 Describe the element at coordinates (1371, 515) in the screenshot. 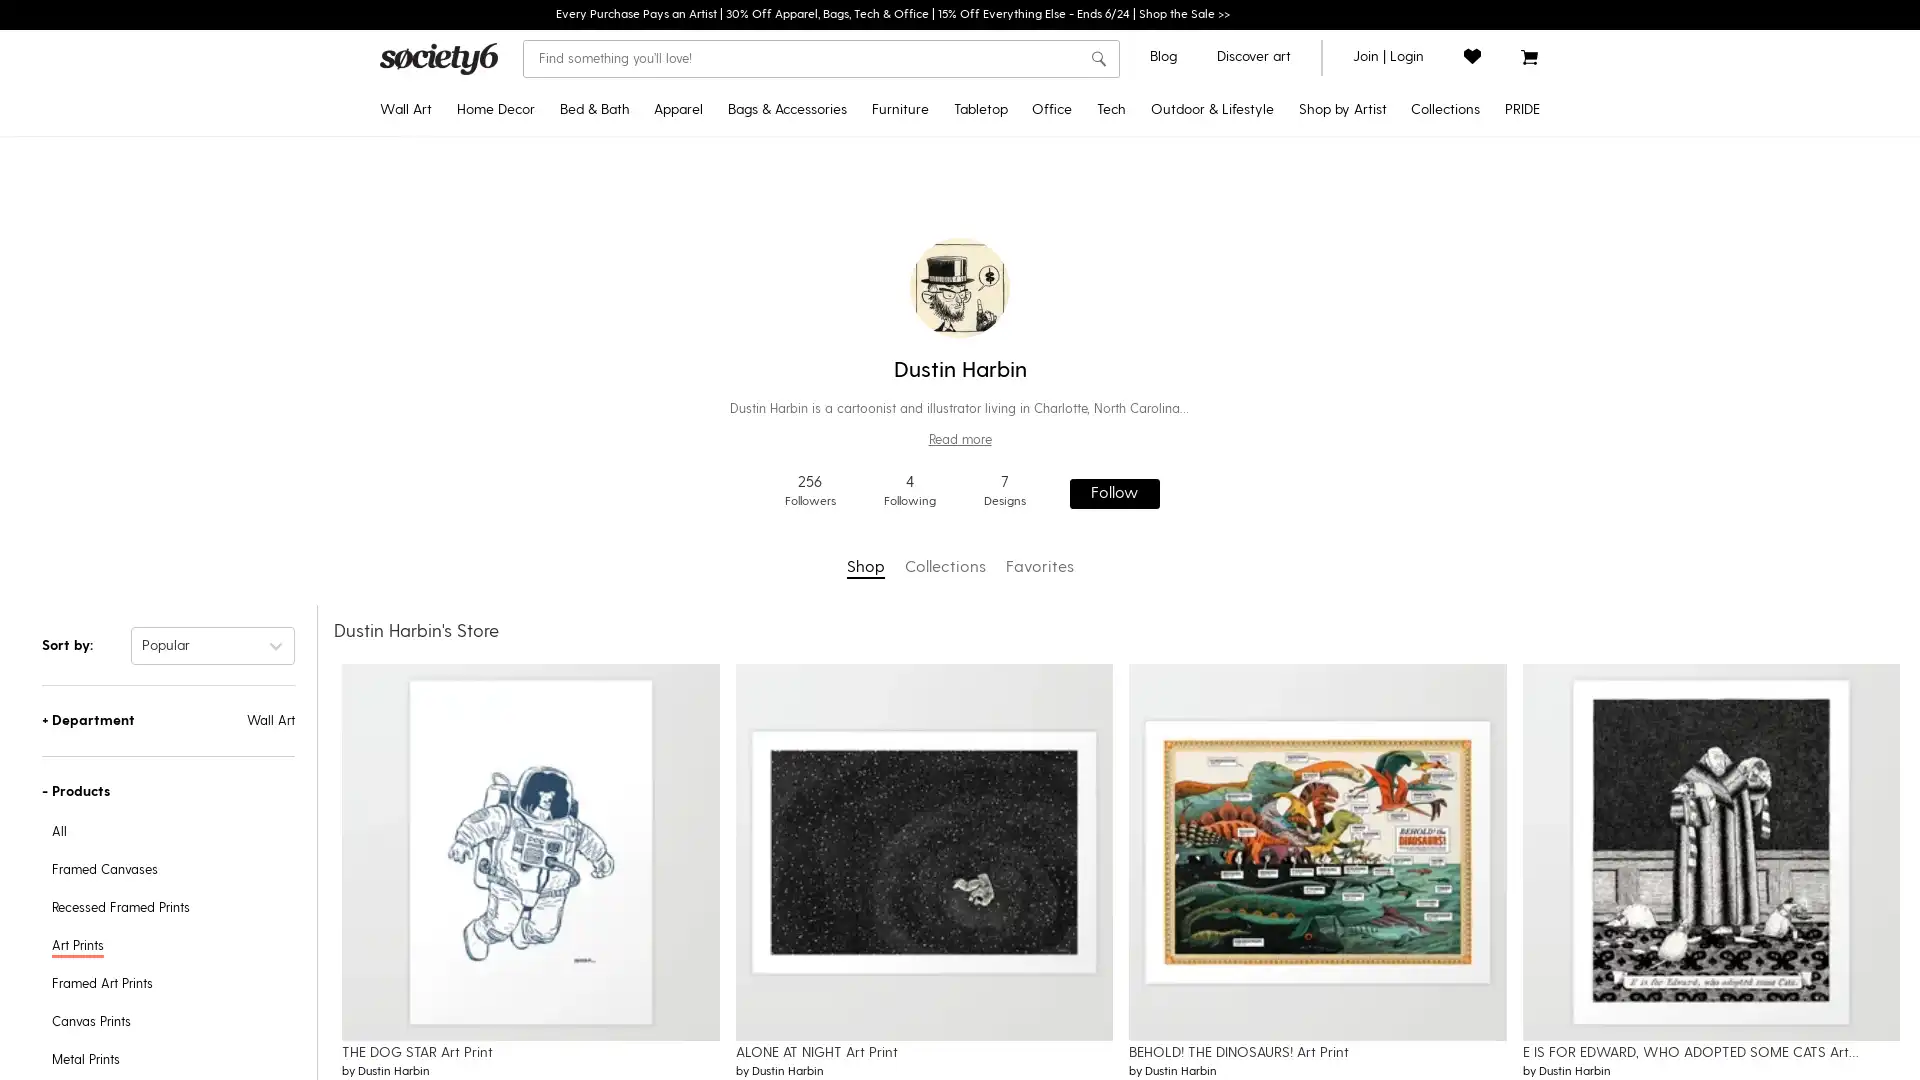

I see `Discover Cotton Bedding` at that location.